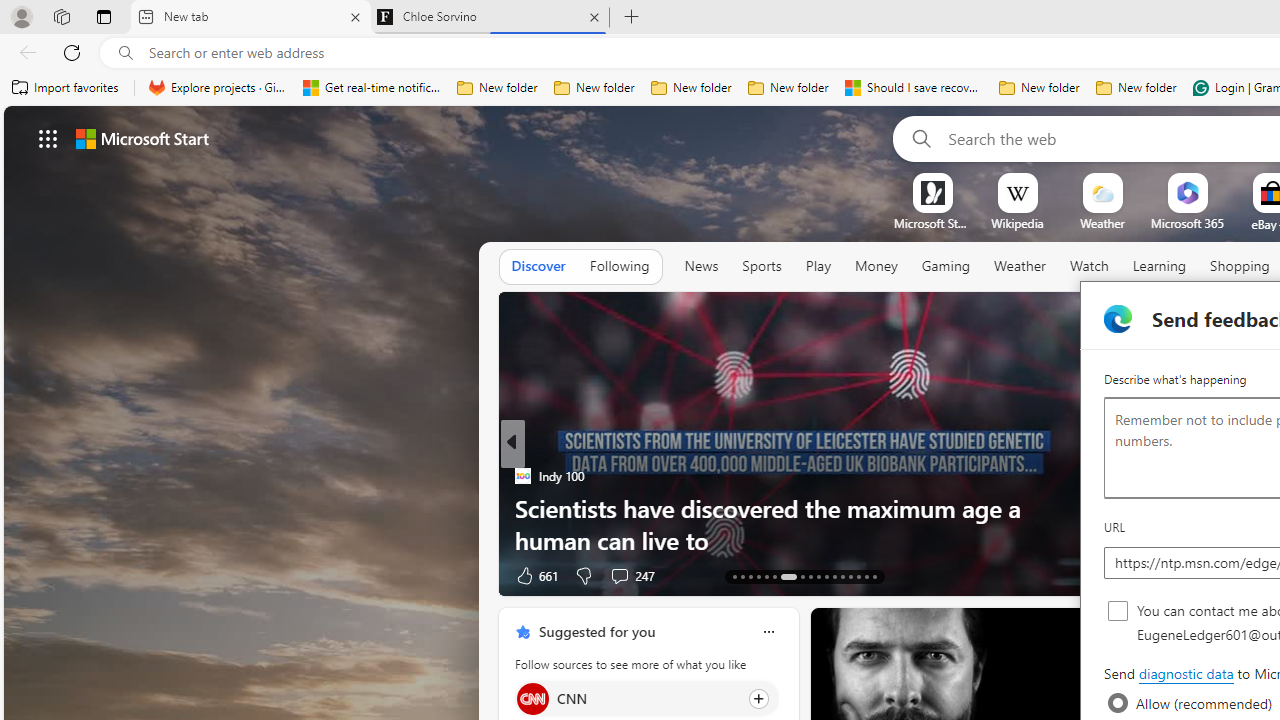 The height and width of the screenshot is (720, 1280). What do you see at coordinates (141, 137) in the screenshot?
I see `'Microsoft start'` at bounding box center [141, 137].